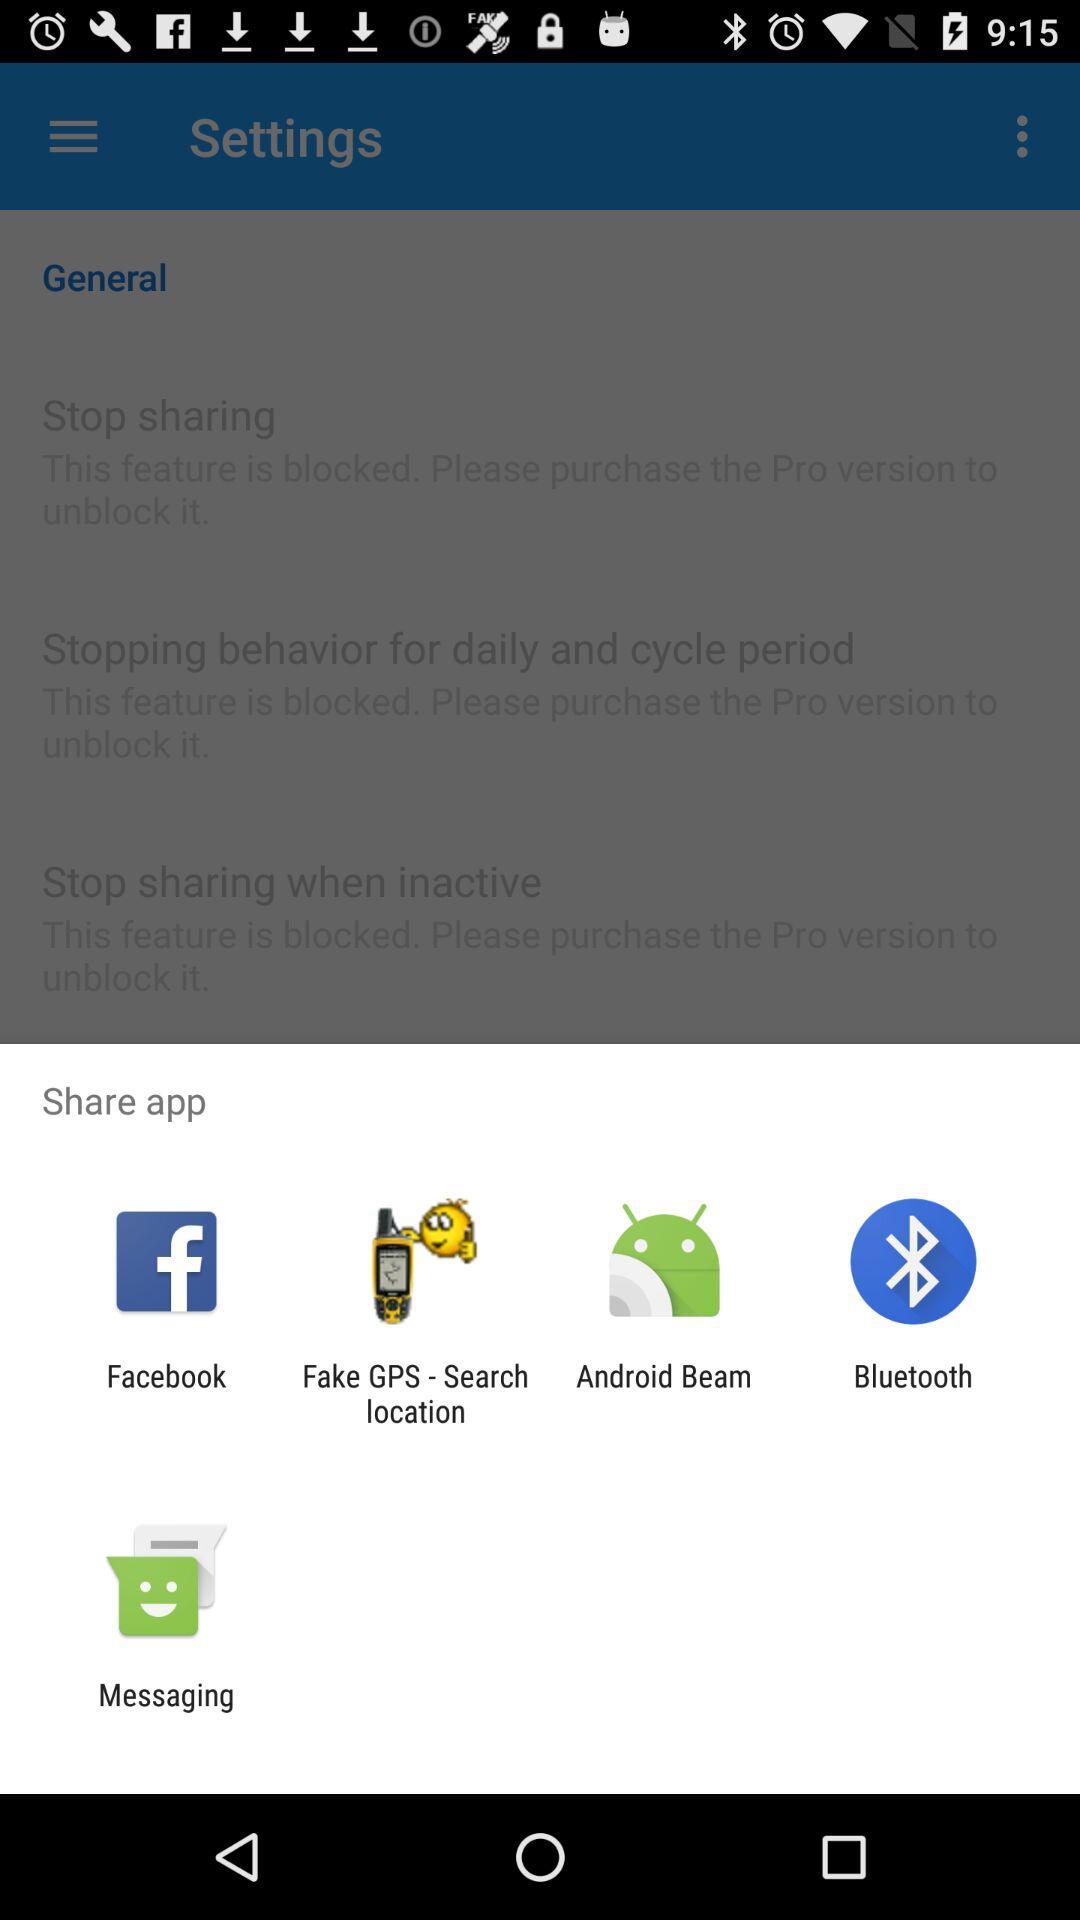  Describe the element at coordinates (913, 1392) in the screenshot. I see `app to the right of android beam item` at that location.